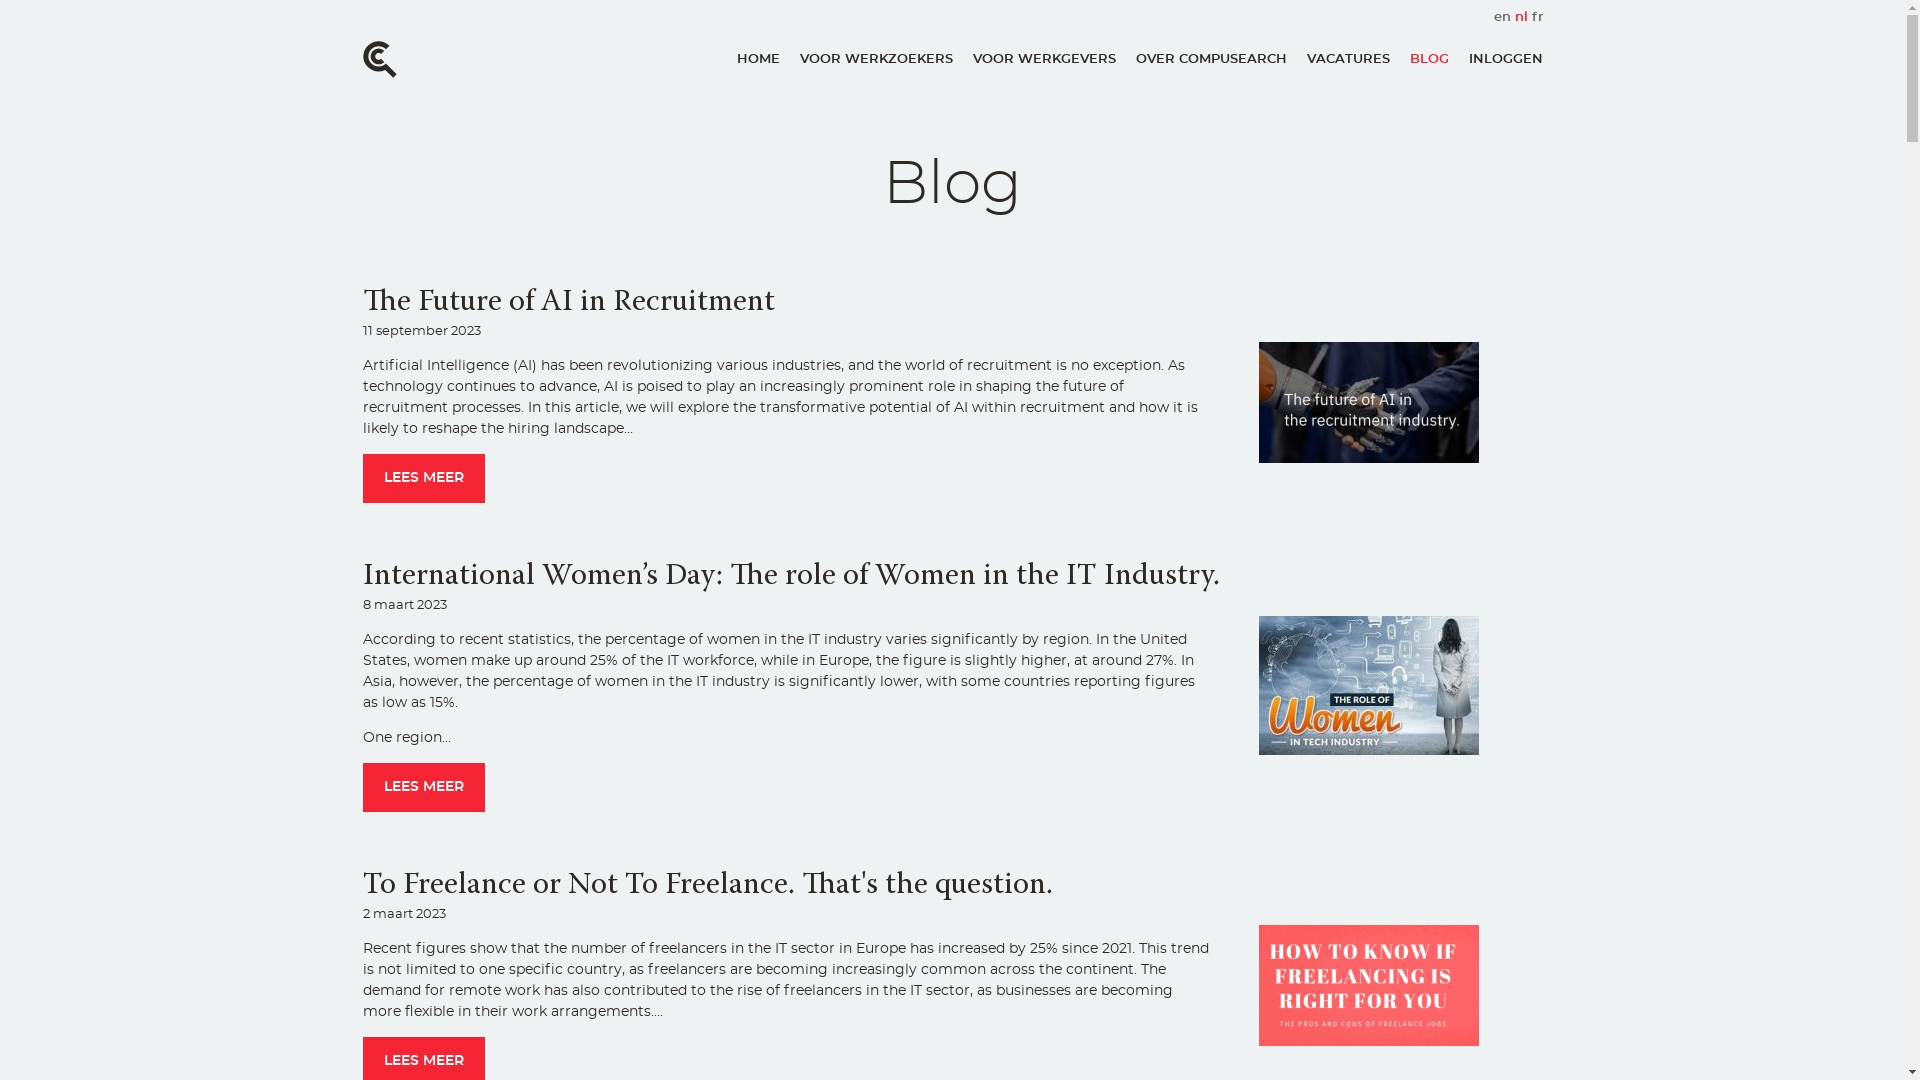 Image resolution: width=1920 pixels, height=1080 pixels. Describe the element at coordinates (1505, 58) in the screenshot. I see `'INLOGGEN'` at that location.